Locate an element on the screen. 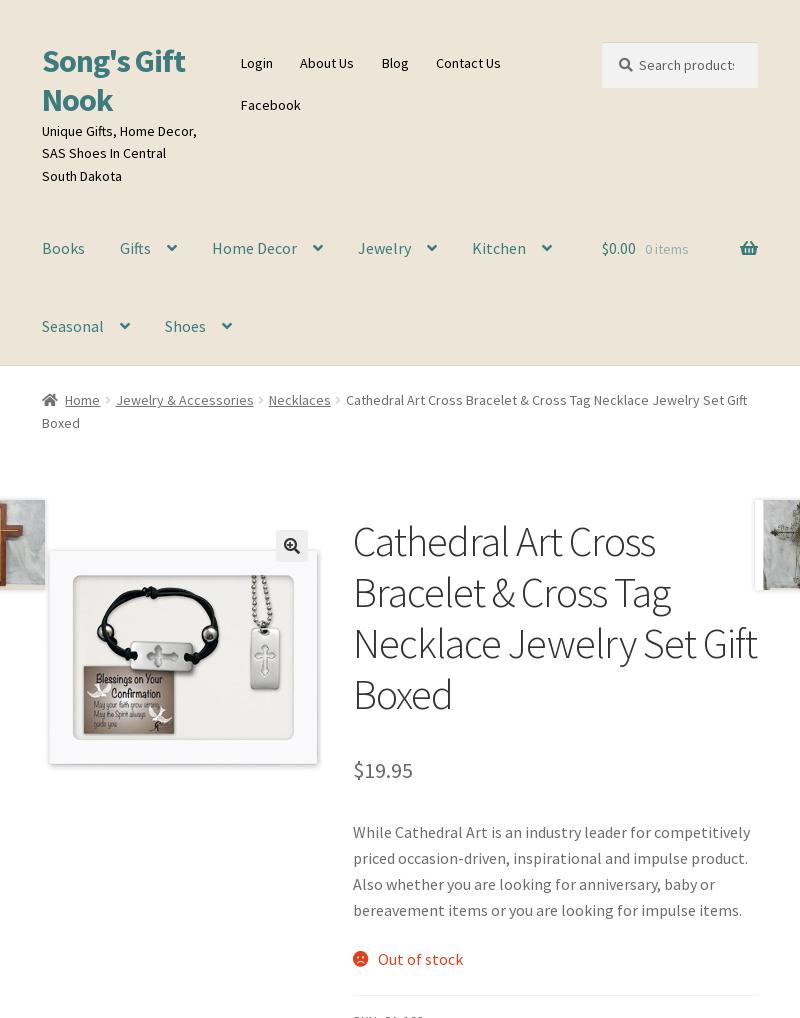 This screenshot has width=800, height=1018. 'Books' is located at coordinates (61, 246).